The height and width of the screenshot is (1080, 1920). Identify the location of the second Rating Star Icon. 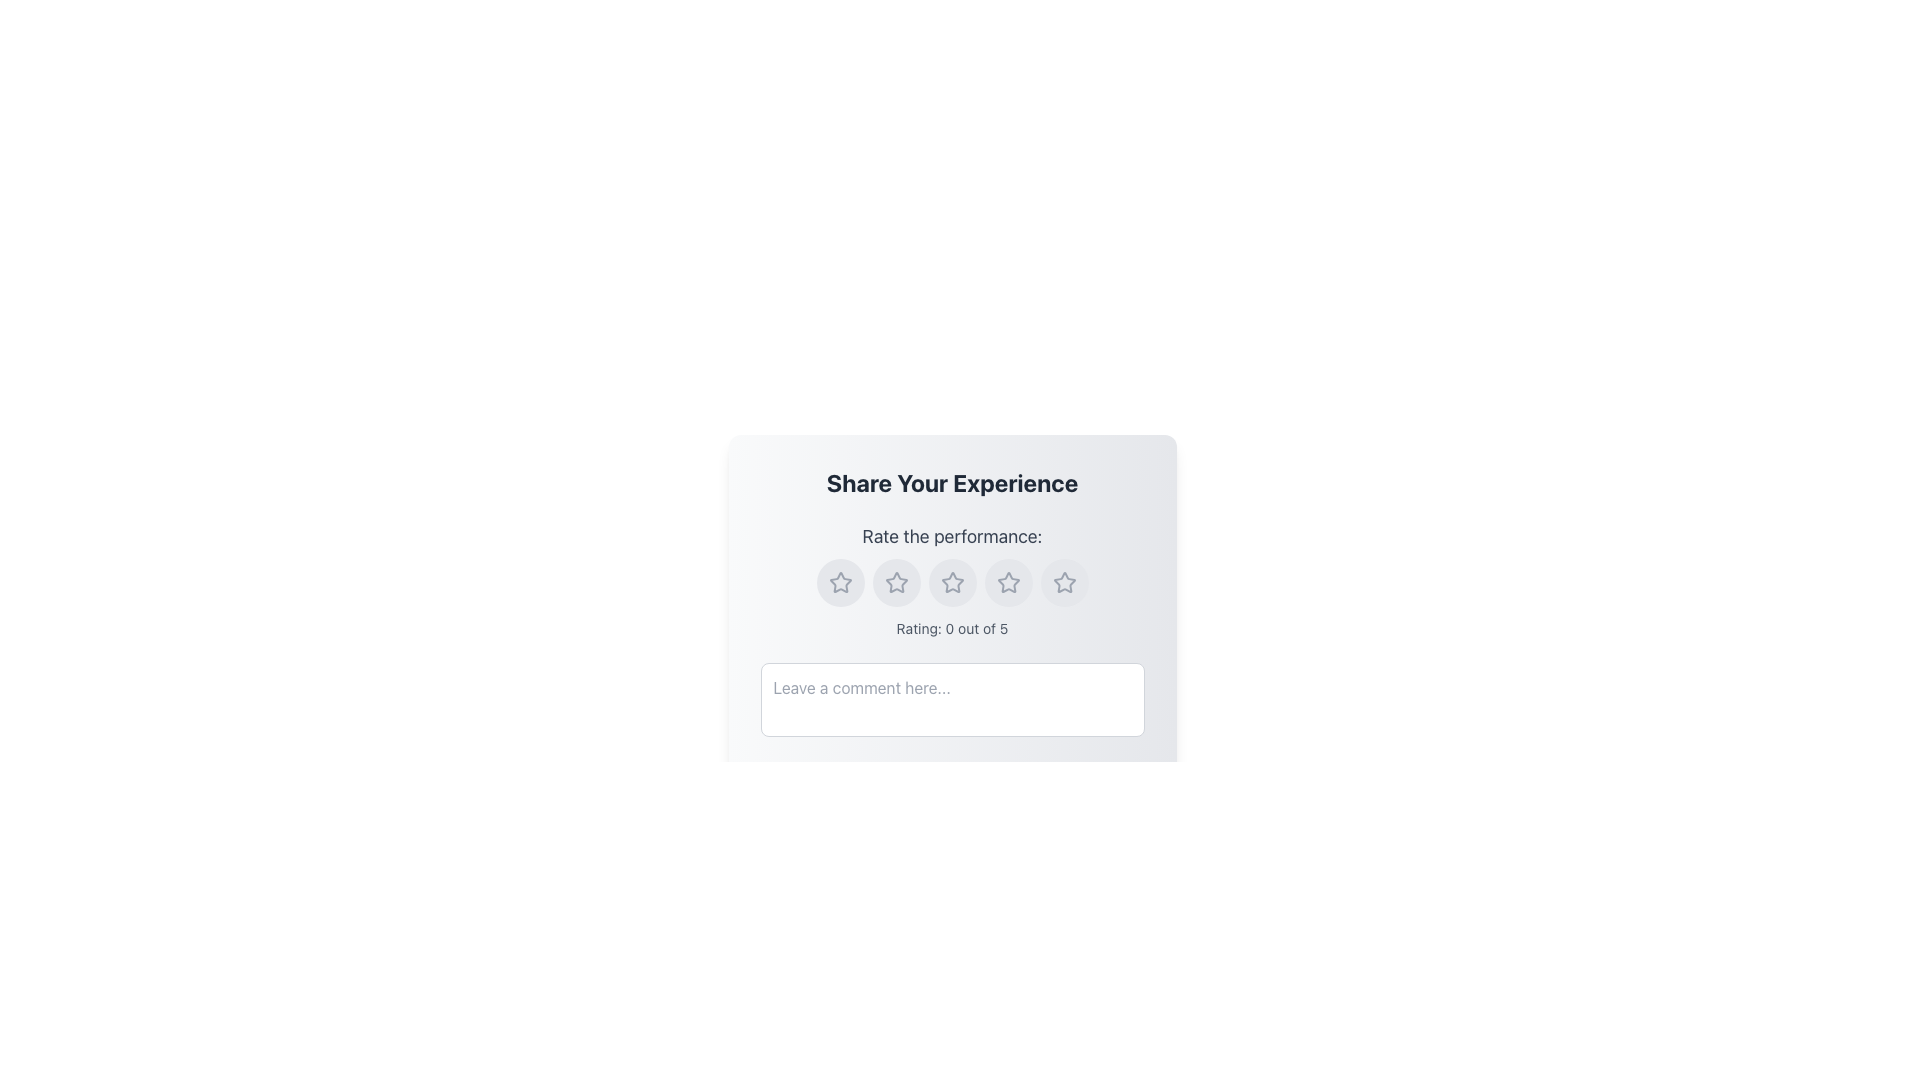
(895, 582).